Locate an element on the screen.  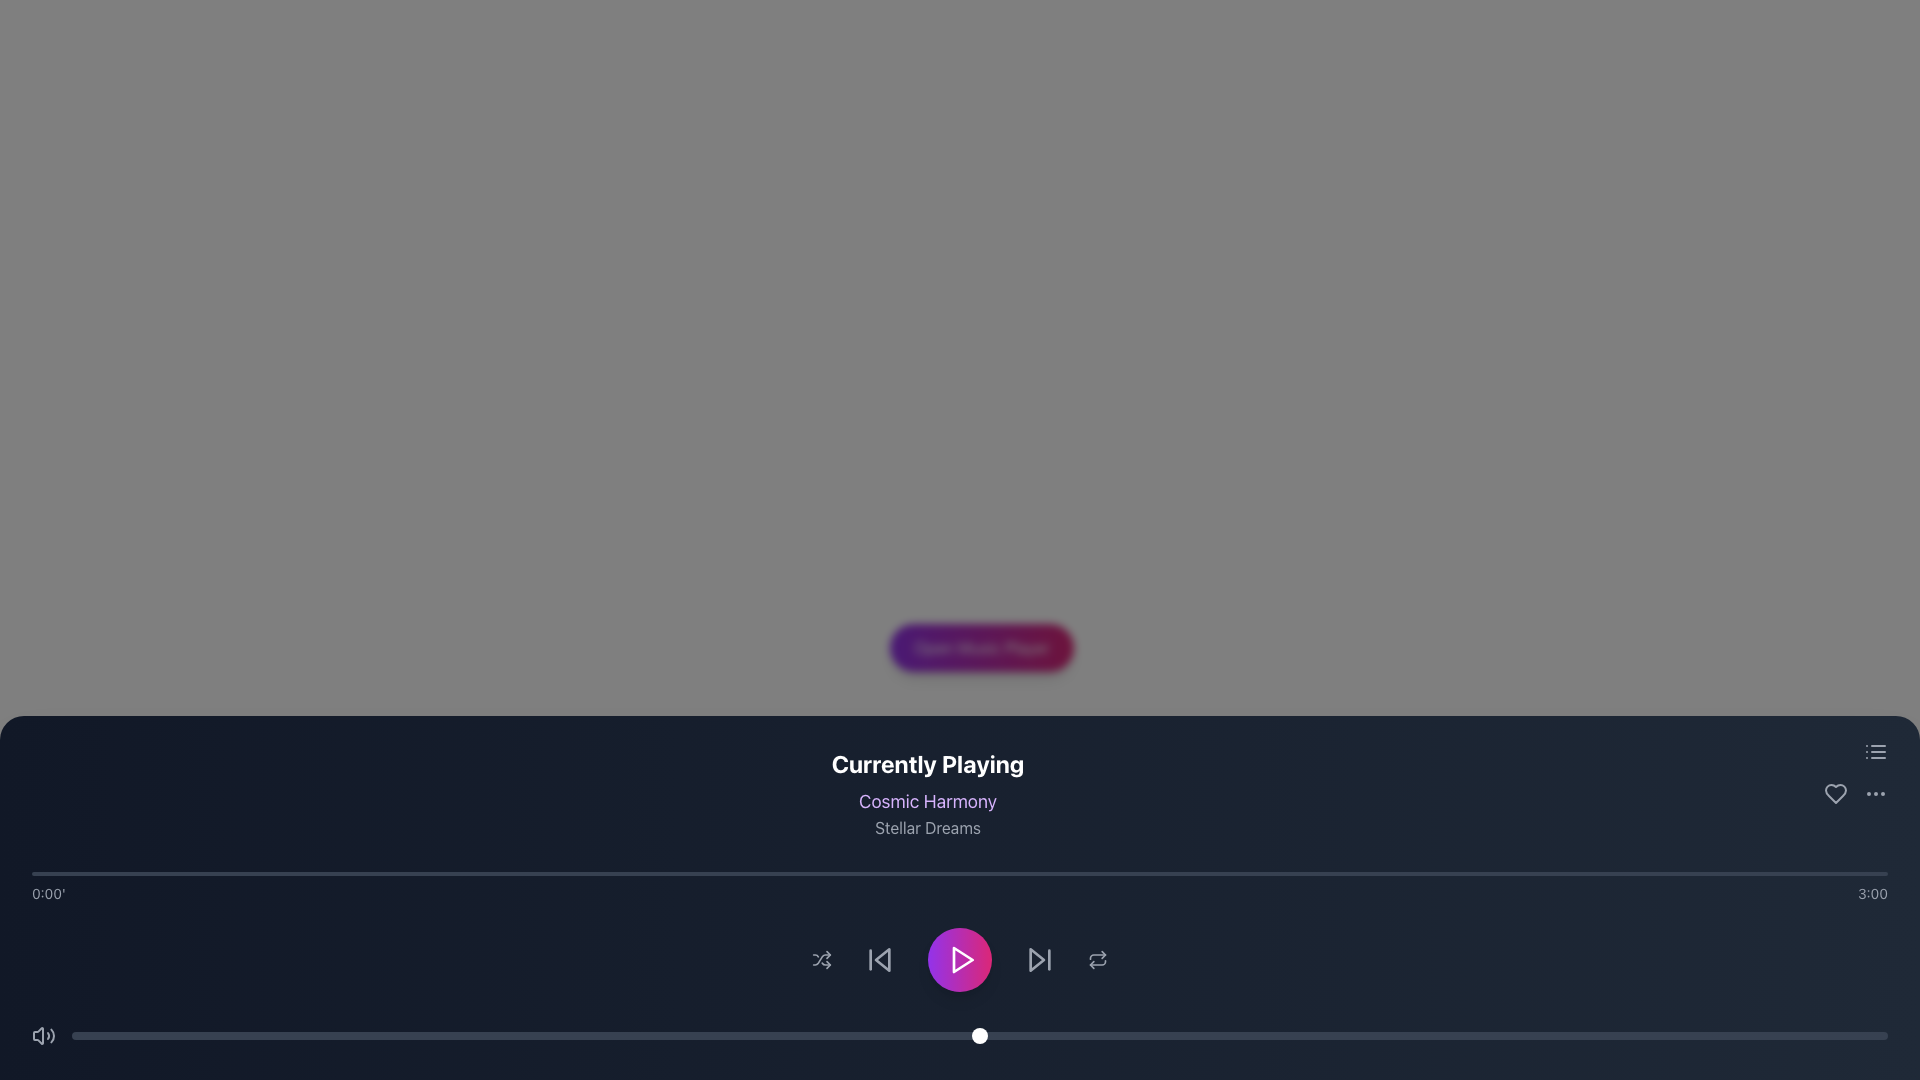
the Informational Display that shows the currently playing song, located in the center of the music player interface, above the playback control buttons and below the 'Open Music Player' button is located at coordinates (982, 774).